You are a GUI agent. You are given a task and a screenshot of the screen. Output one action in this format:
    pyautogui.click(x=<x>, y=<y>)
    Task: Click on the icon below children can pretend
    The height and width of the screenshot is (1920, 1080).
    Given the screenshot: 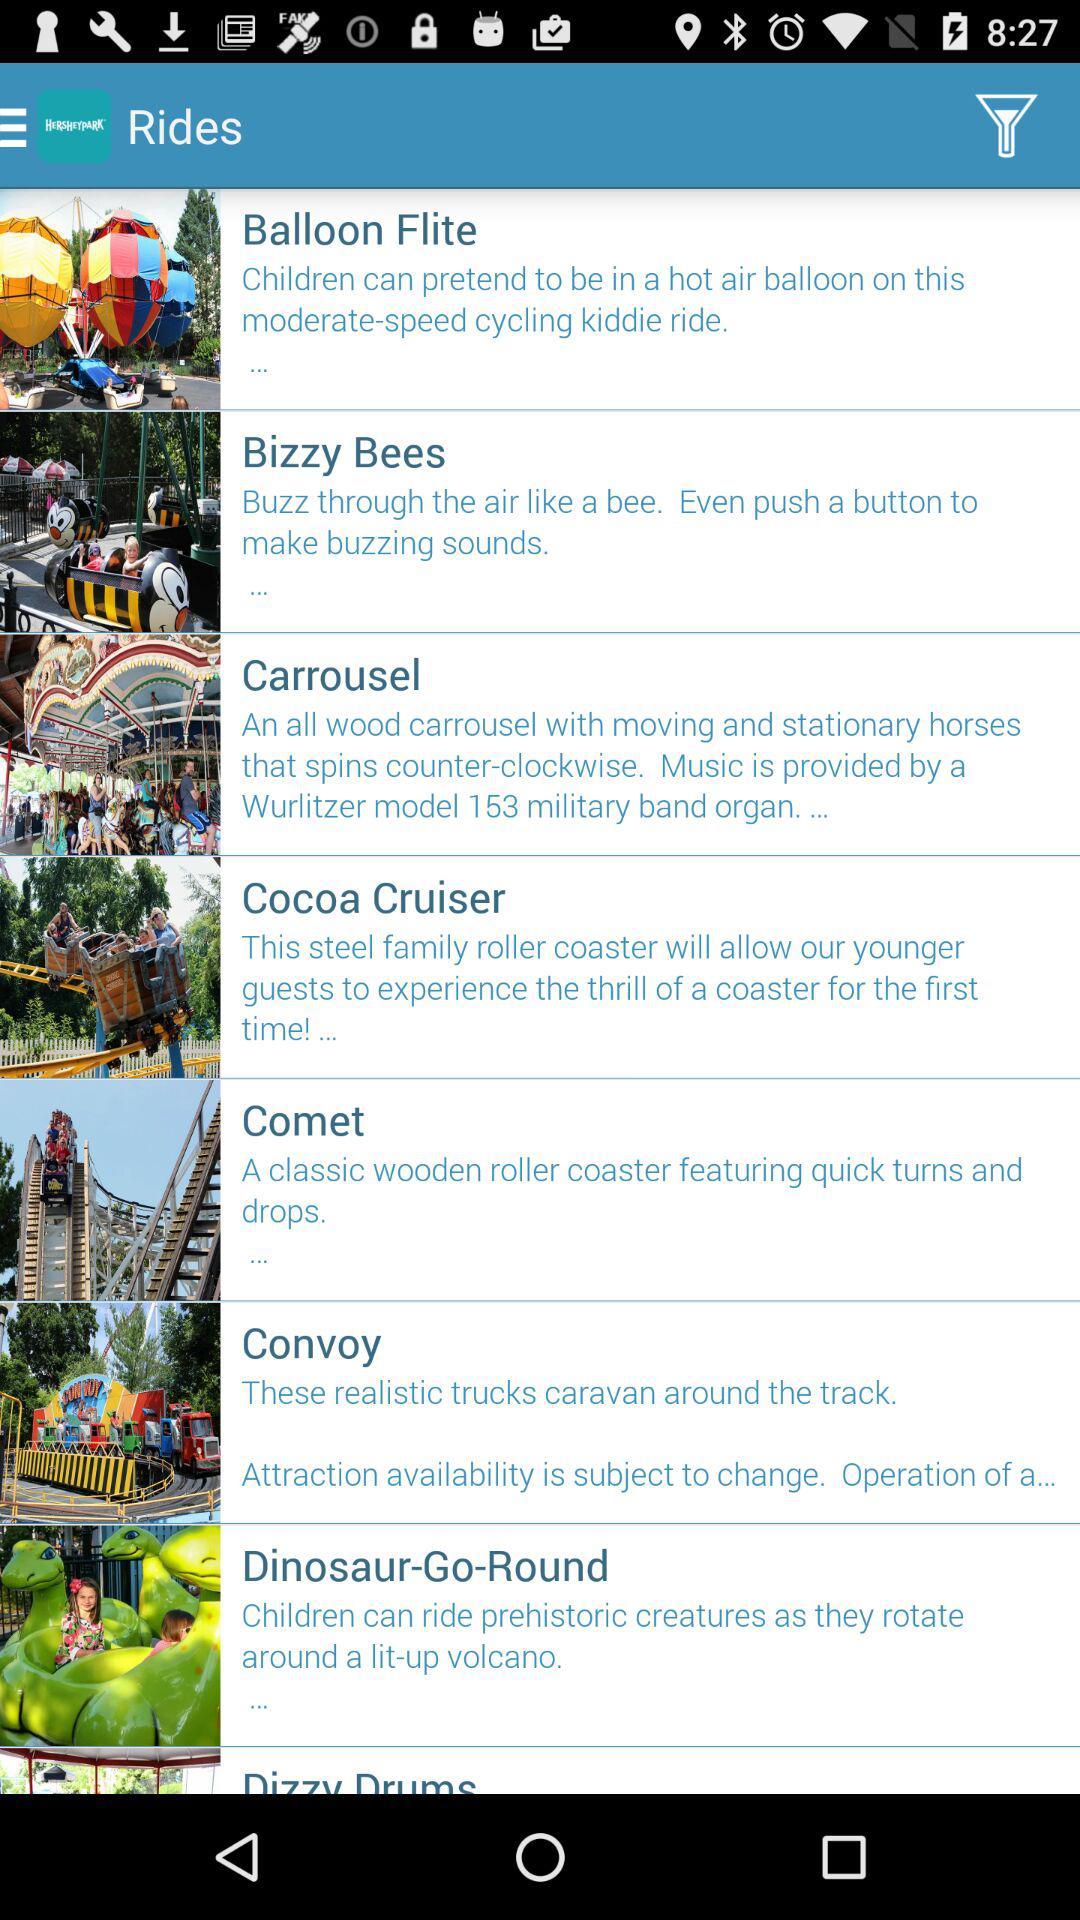 What is the action you would take?
    pyautogui.click(x=650, y=449)
    